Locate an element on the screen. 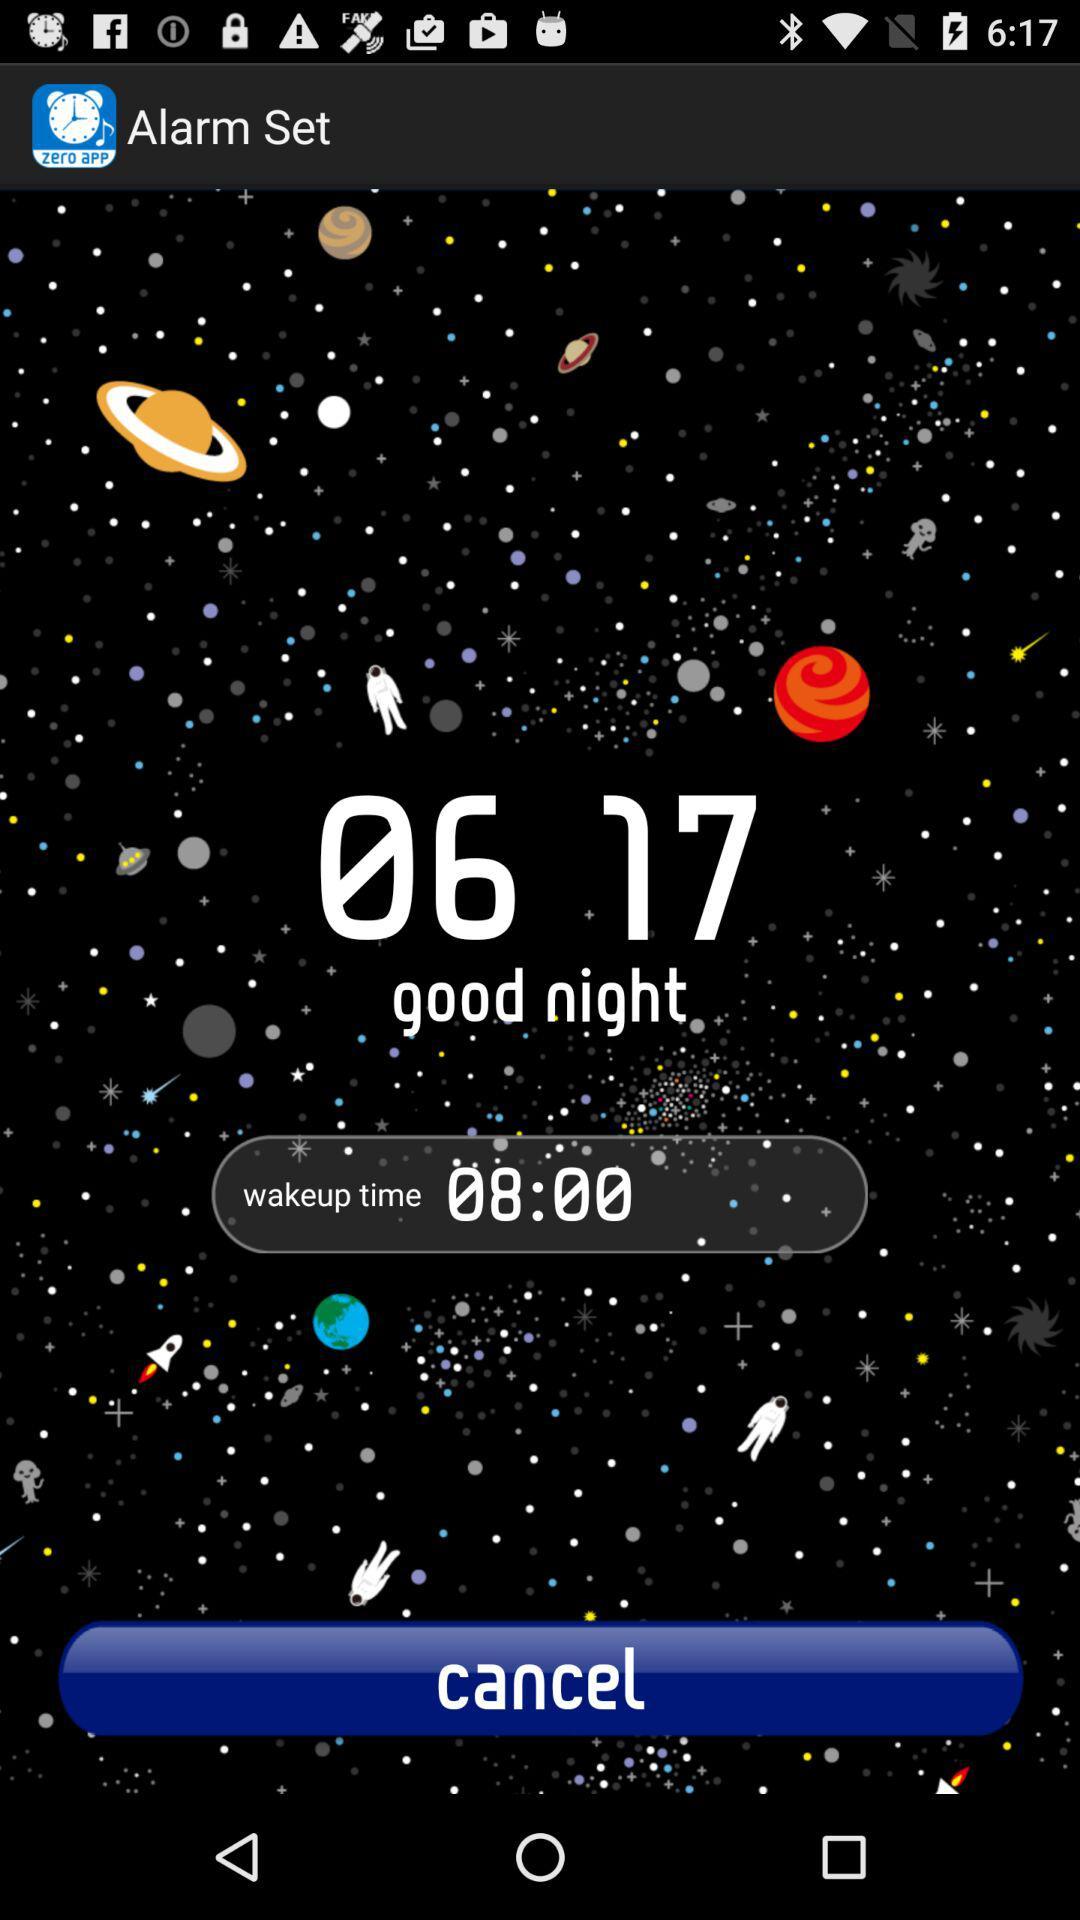  cancel button is located at coordinates (540, 1677).